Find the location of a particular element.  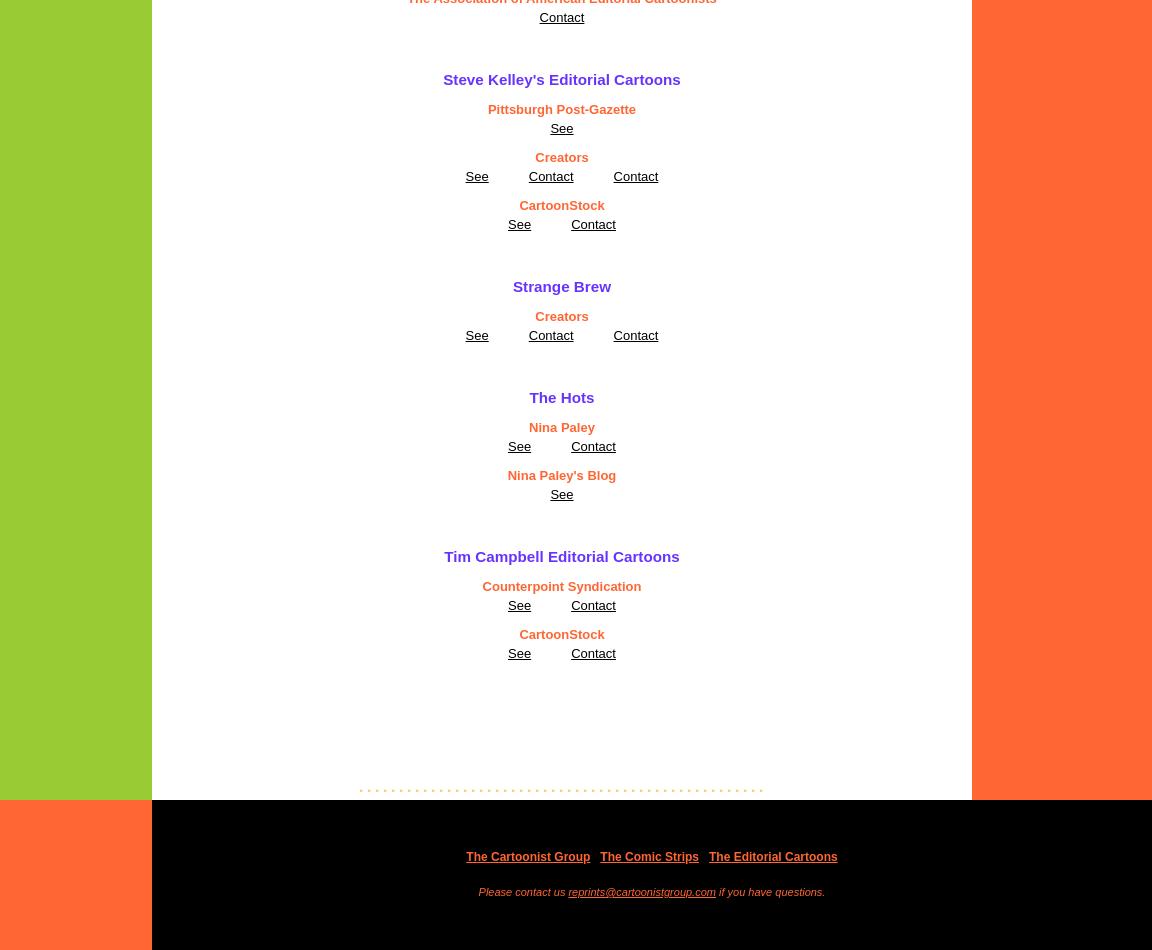

'Pittsburgh Post-Gazette' is located at coordinates (561, 109).